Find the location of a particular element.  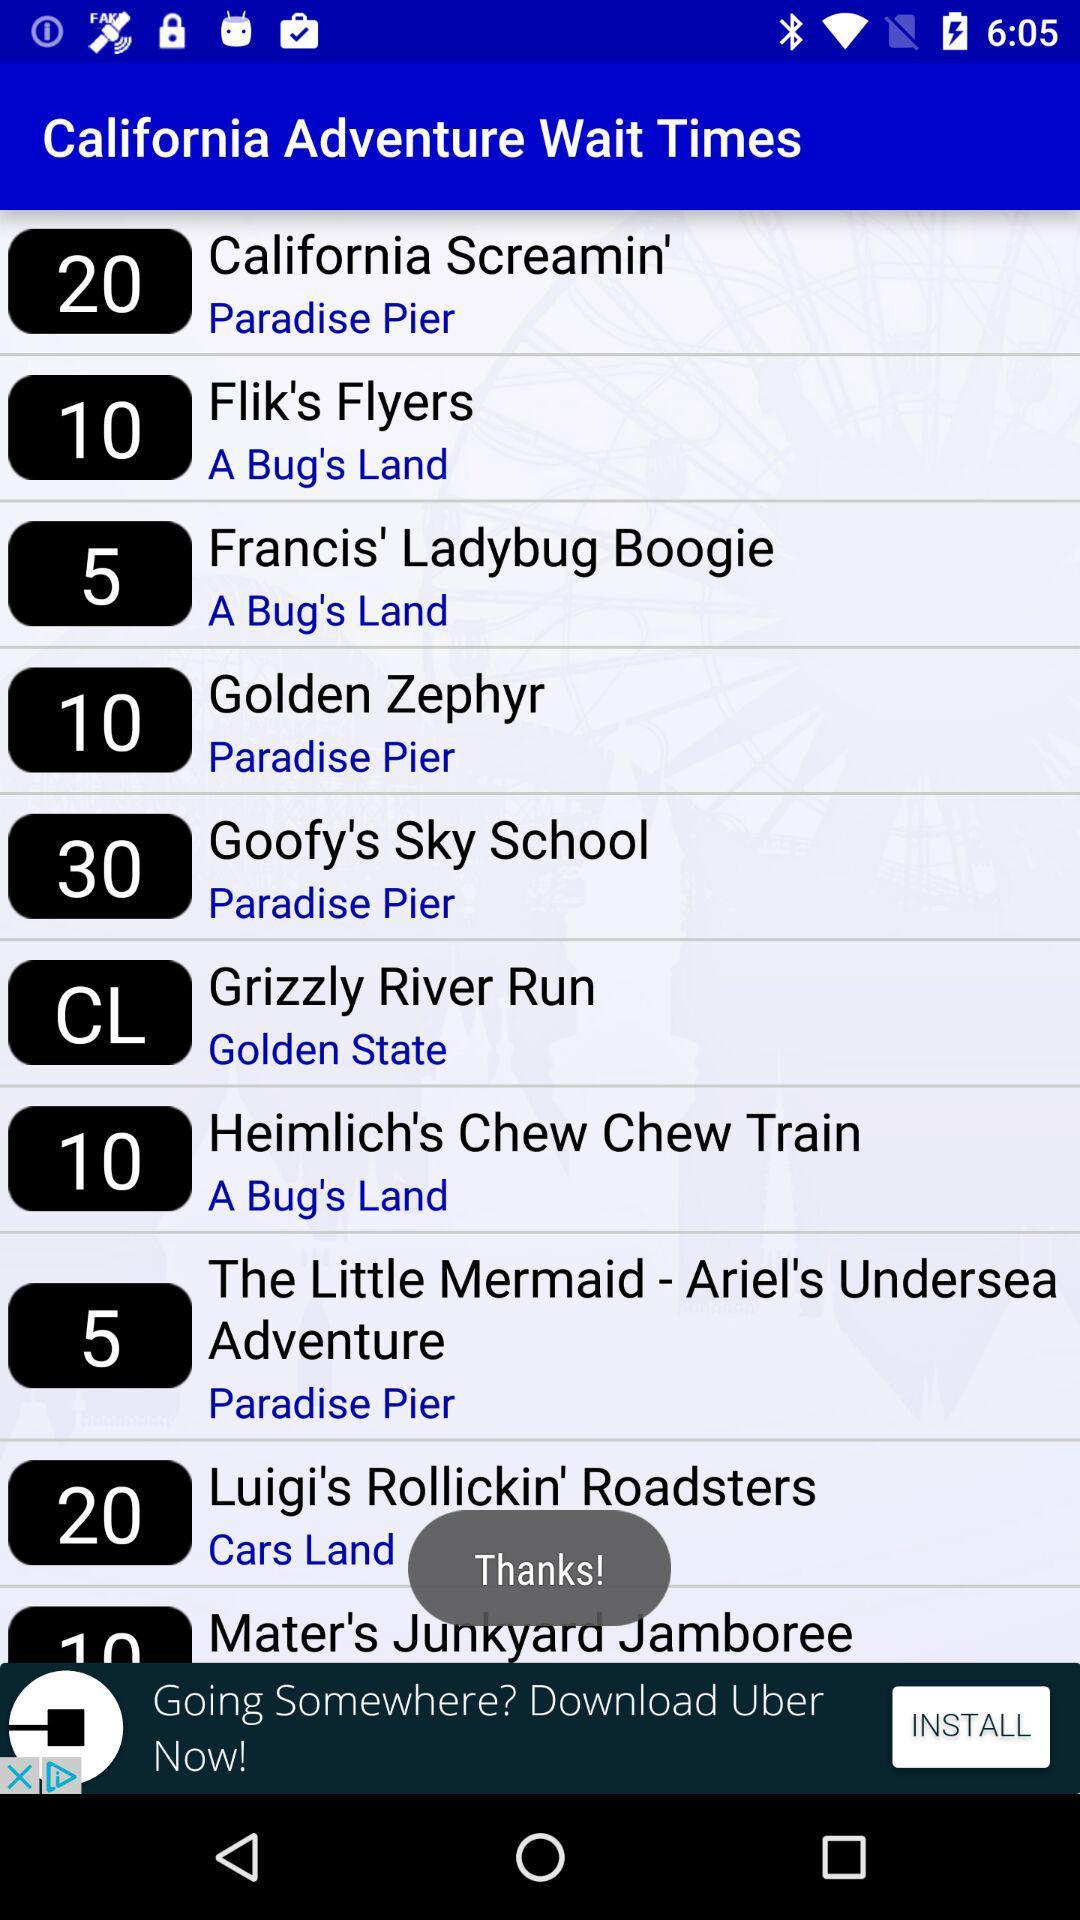

the item below paradise pier item is located at coordinates (427, 838).